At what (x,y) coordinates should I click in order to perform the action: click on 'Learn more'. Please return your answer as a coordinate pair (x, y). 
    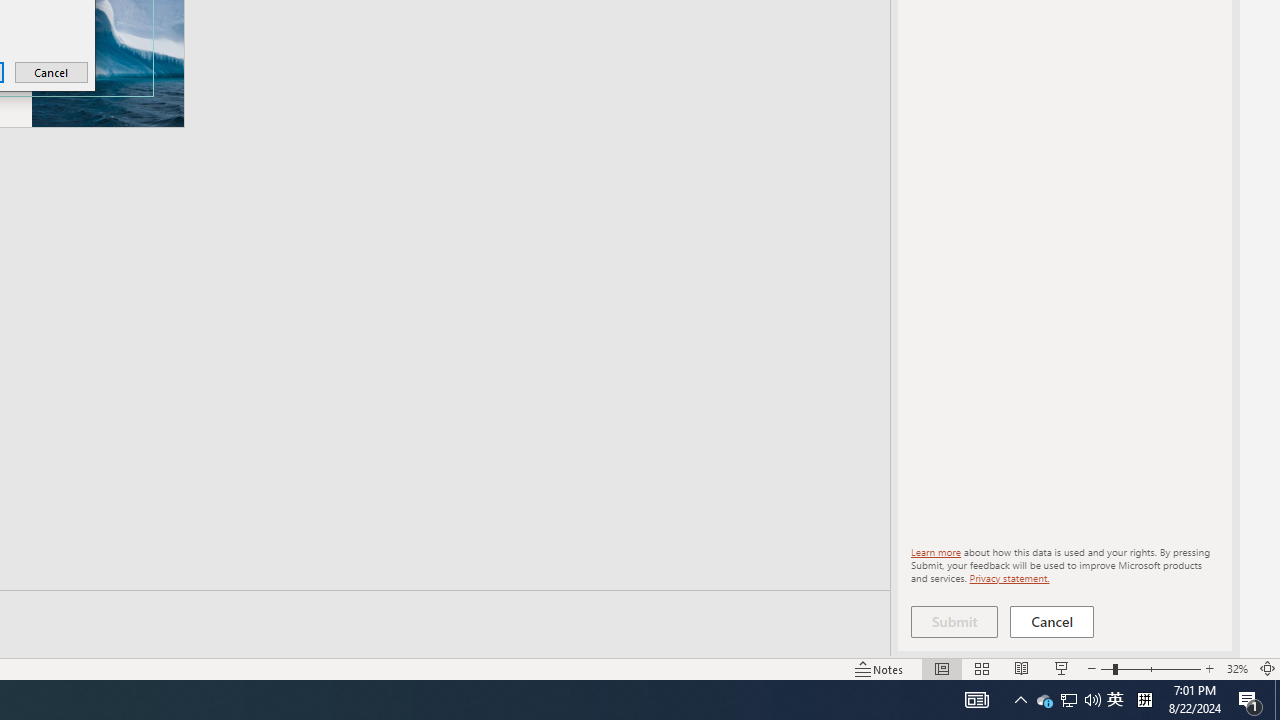
    Looking at the image, I should click on (935, 551).